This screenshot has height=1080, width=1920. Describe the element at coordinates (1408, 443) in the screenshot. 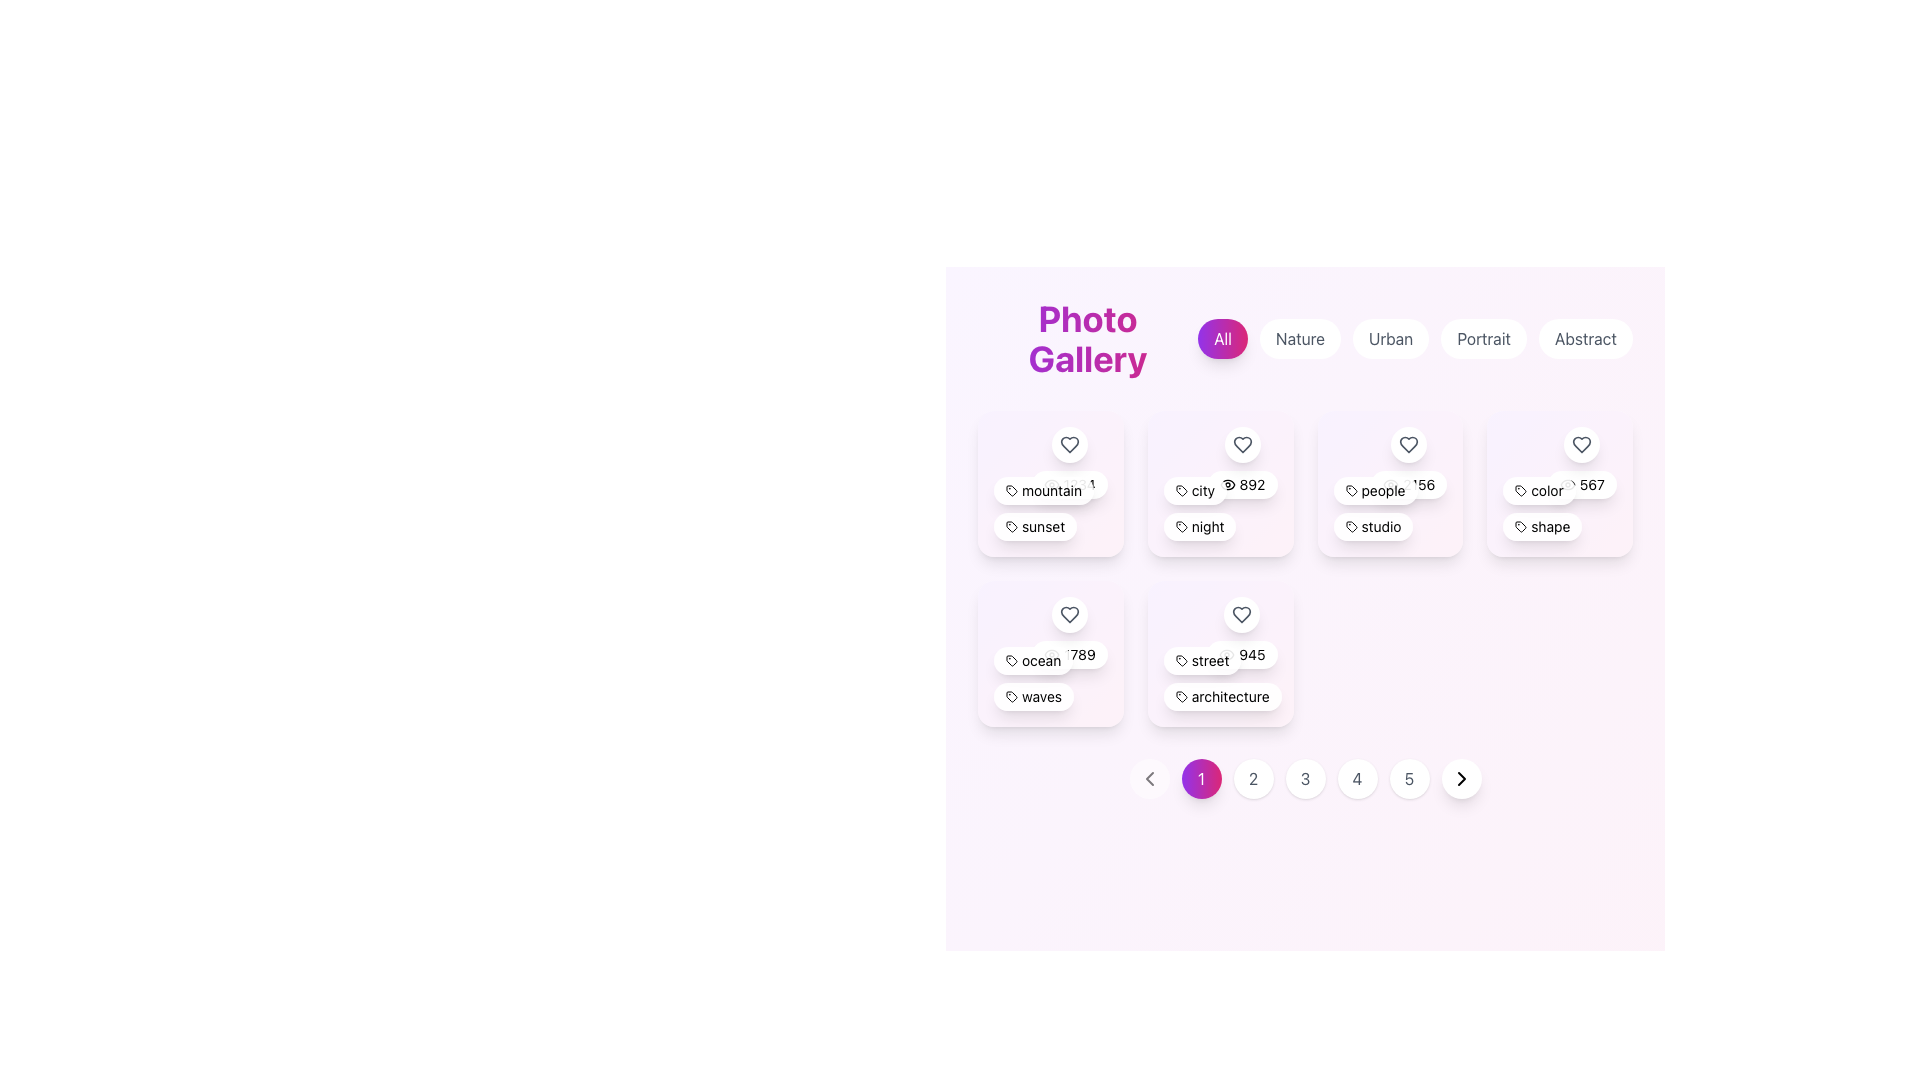

I see `the 'like' or 'favorite' button located in the top-right corner of the 'people' card to activate the scaling effect` at that location.